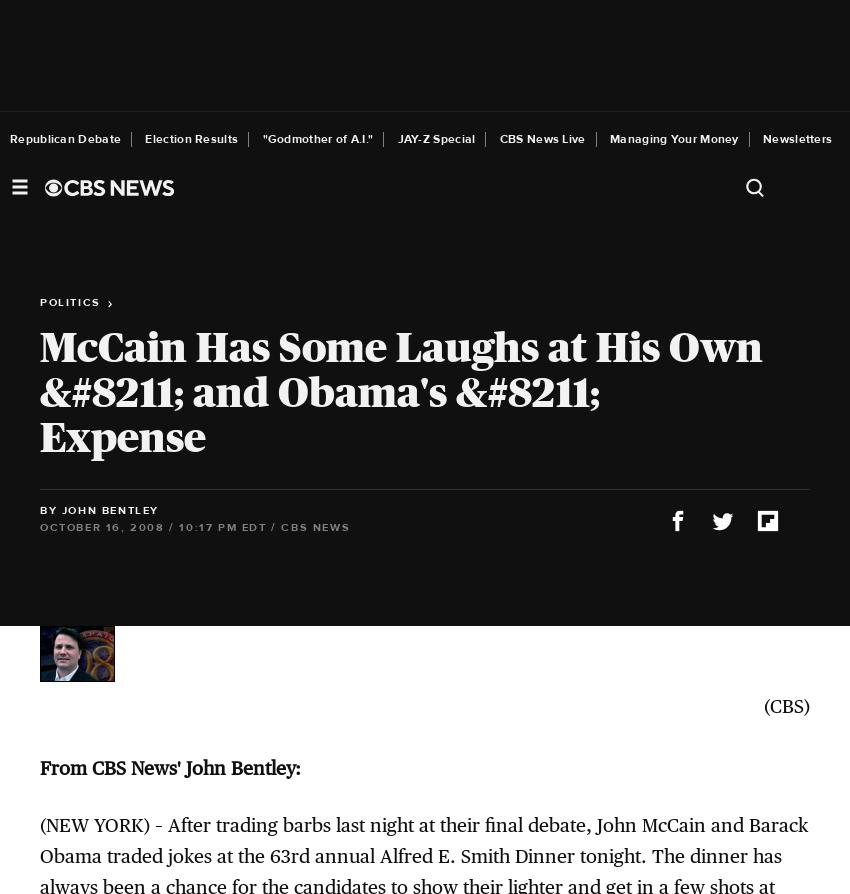  Describe the element at coordinates (401, 391) in the screenshot. I see `'McCain Has Some Laughs at His Own &#8211; and Obama's &#8211; Expense'` at that location.